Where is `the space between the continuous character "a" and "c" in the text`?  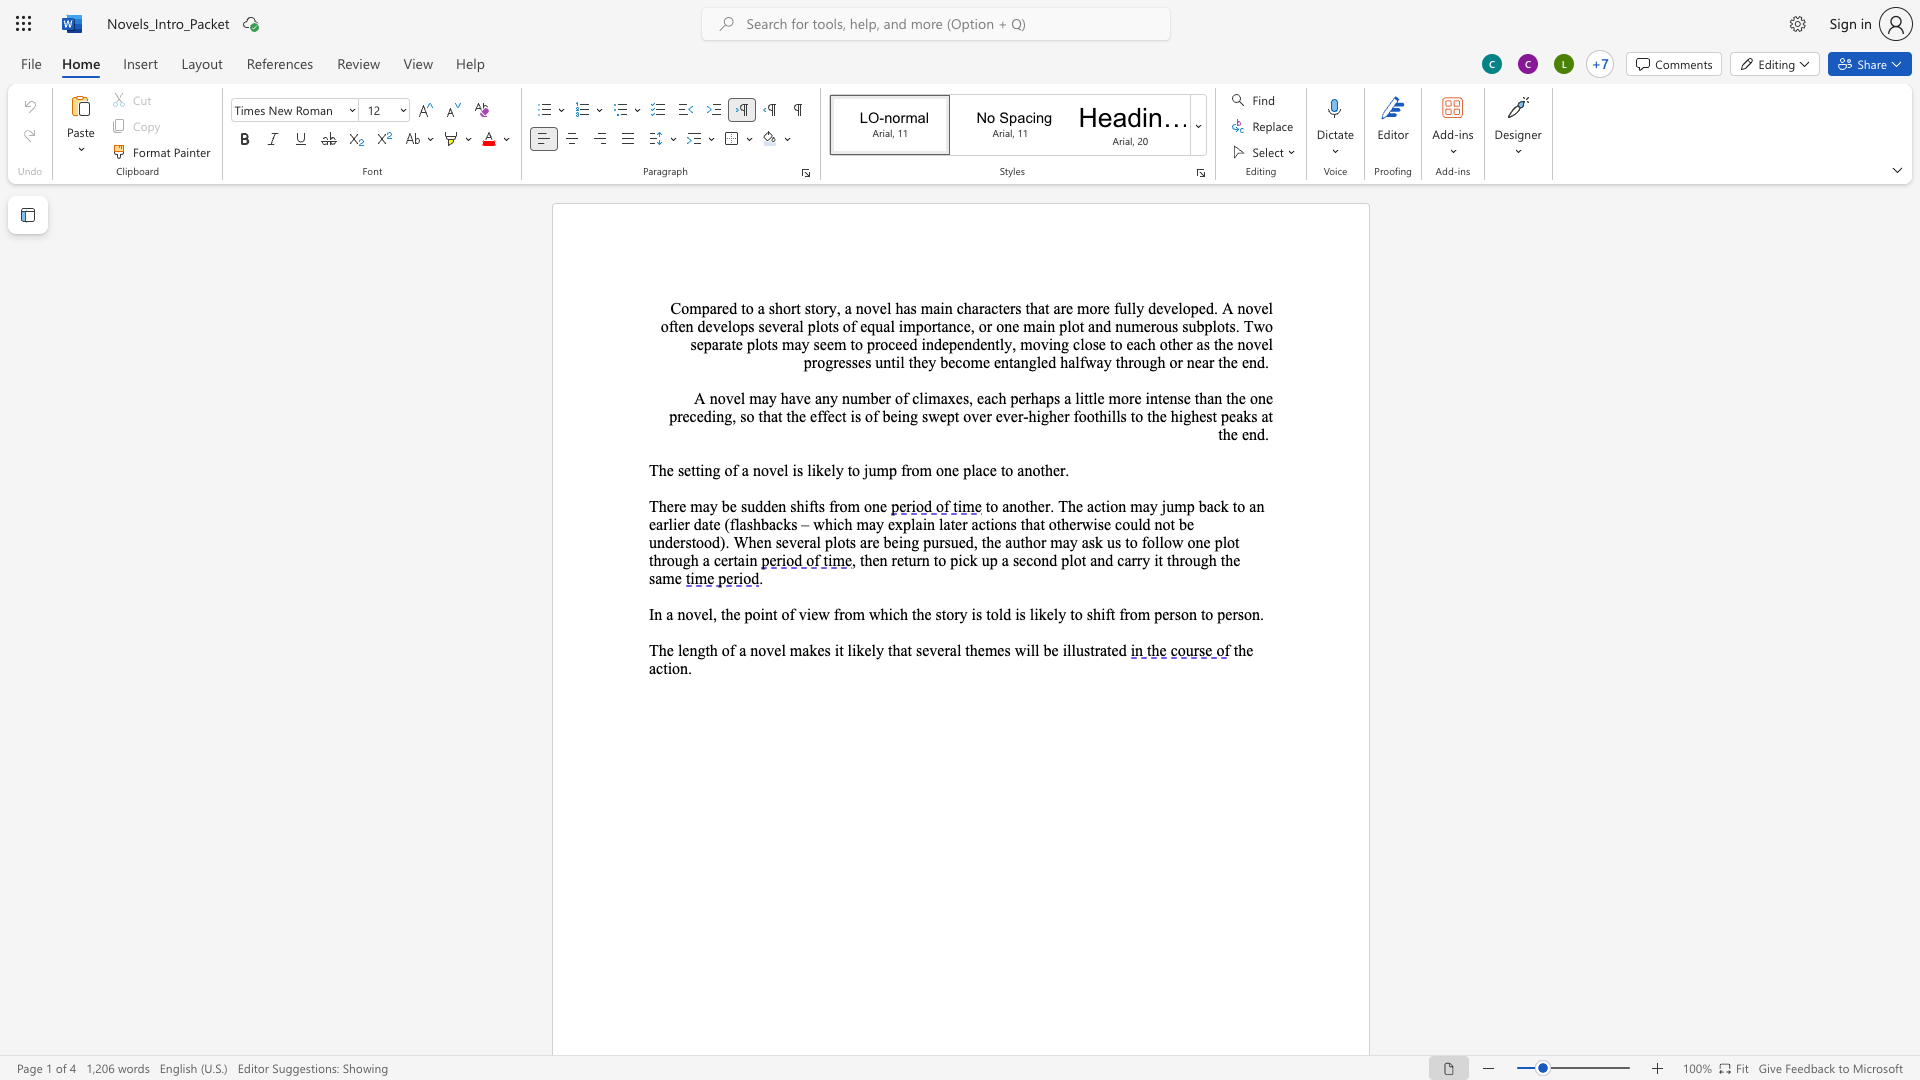
the space between the continuous character "a" and "c" in the text is located at coordinates (656, 668).